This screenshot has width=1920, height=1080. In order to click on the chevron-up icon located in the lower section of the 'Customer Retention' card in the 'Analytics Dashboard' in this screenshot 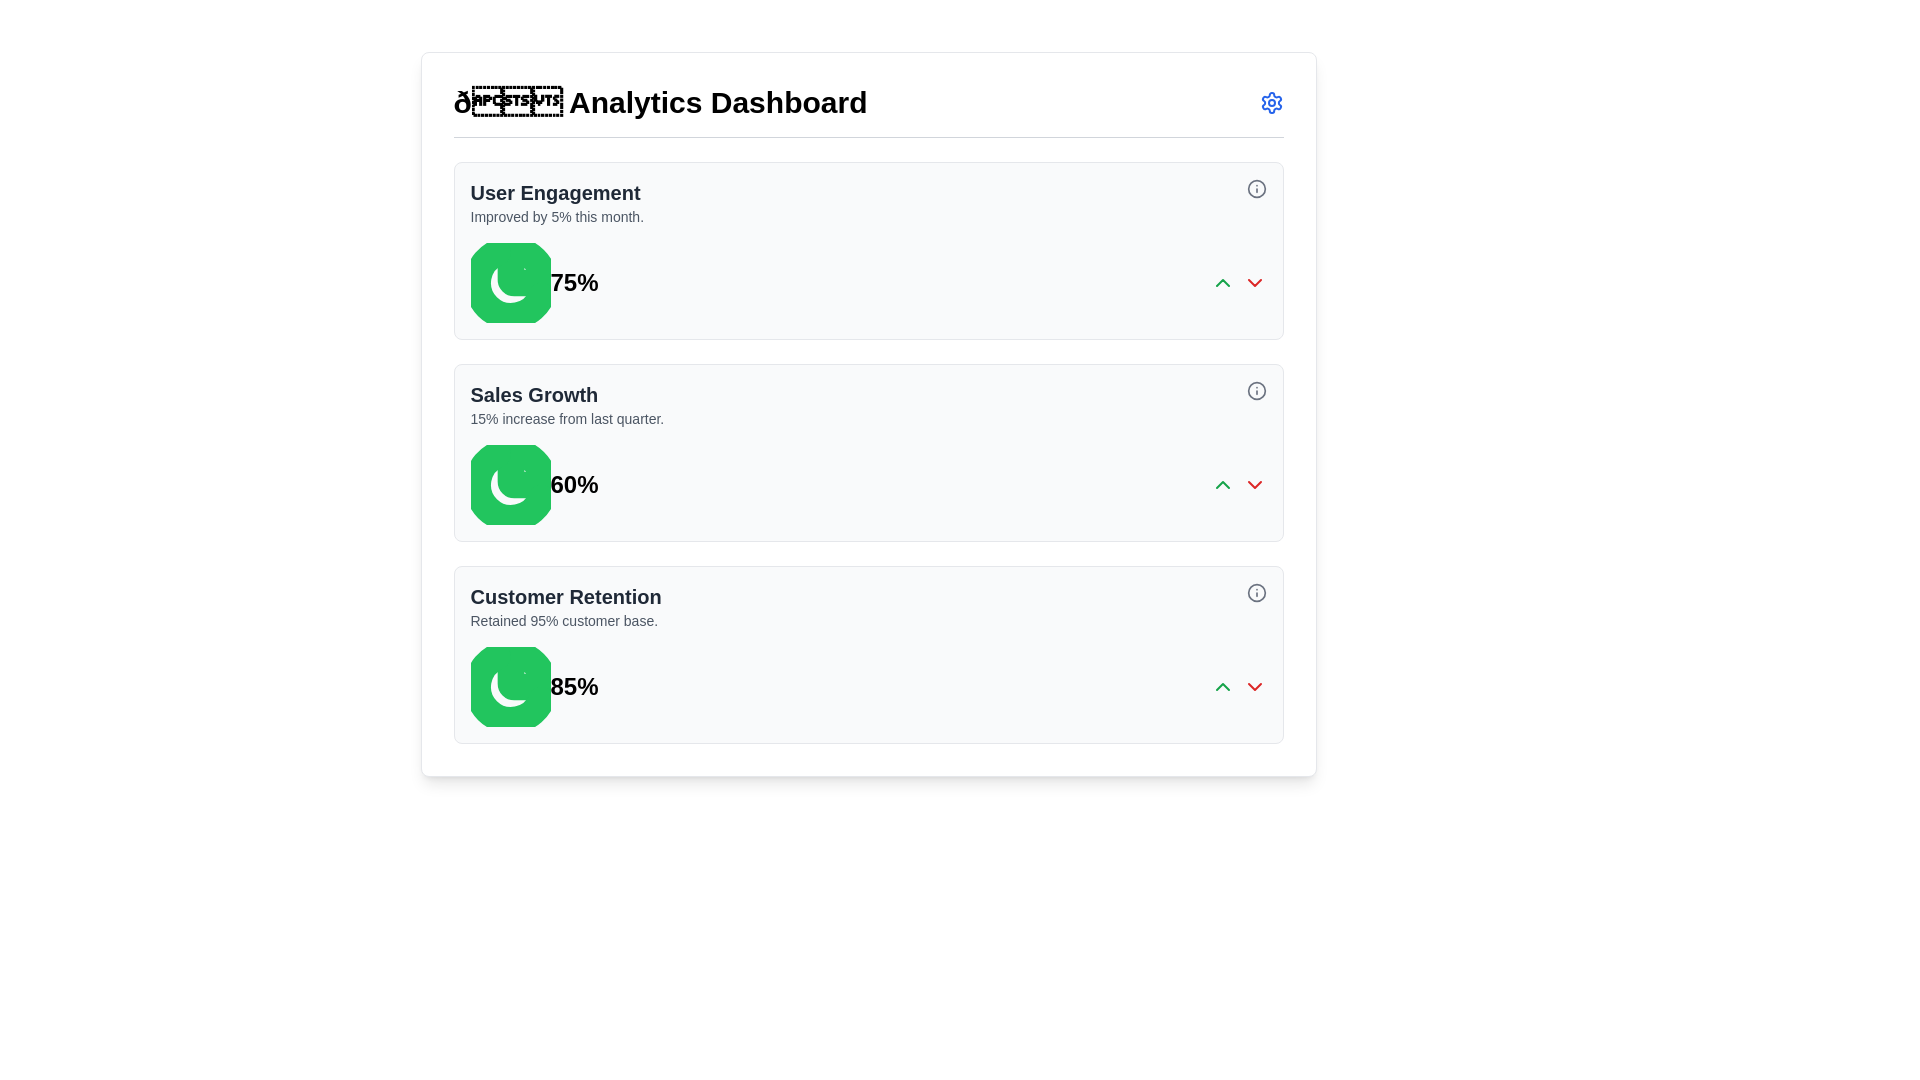, I will do `click(1221, 685)`.